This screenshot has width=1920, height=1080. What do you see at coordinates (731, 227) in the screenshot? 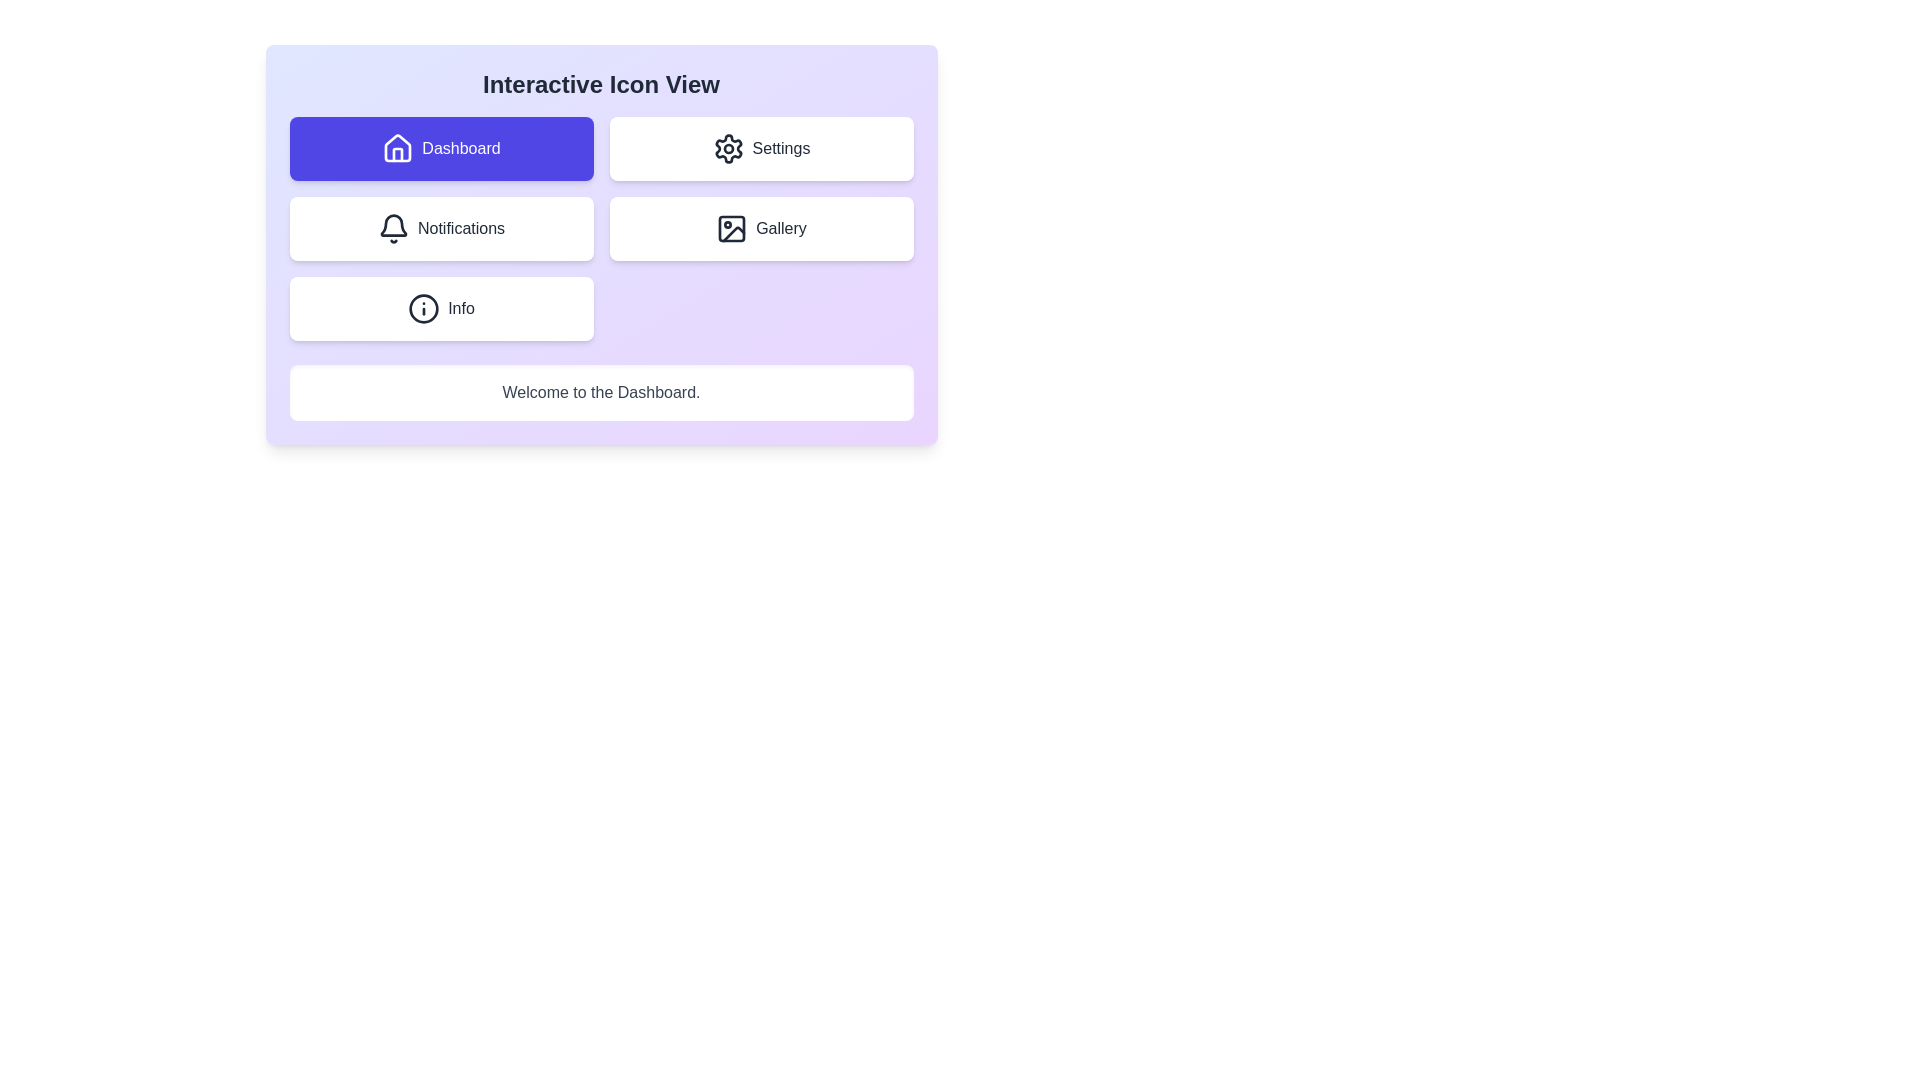
I see `the light gray rectangle with rounded corners that is part of the 'Gallery' button, located in the second row, second column of the grid layout` at bounding box center [731, 227].